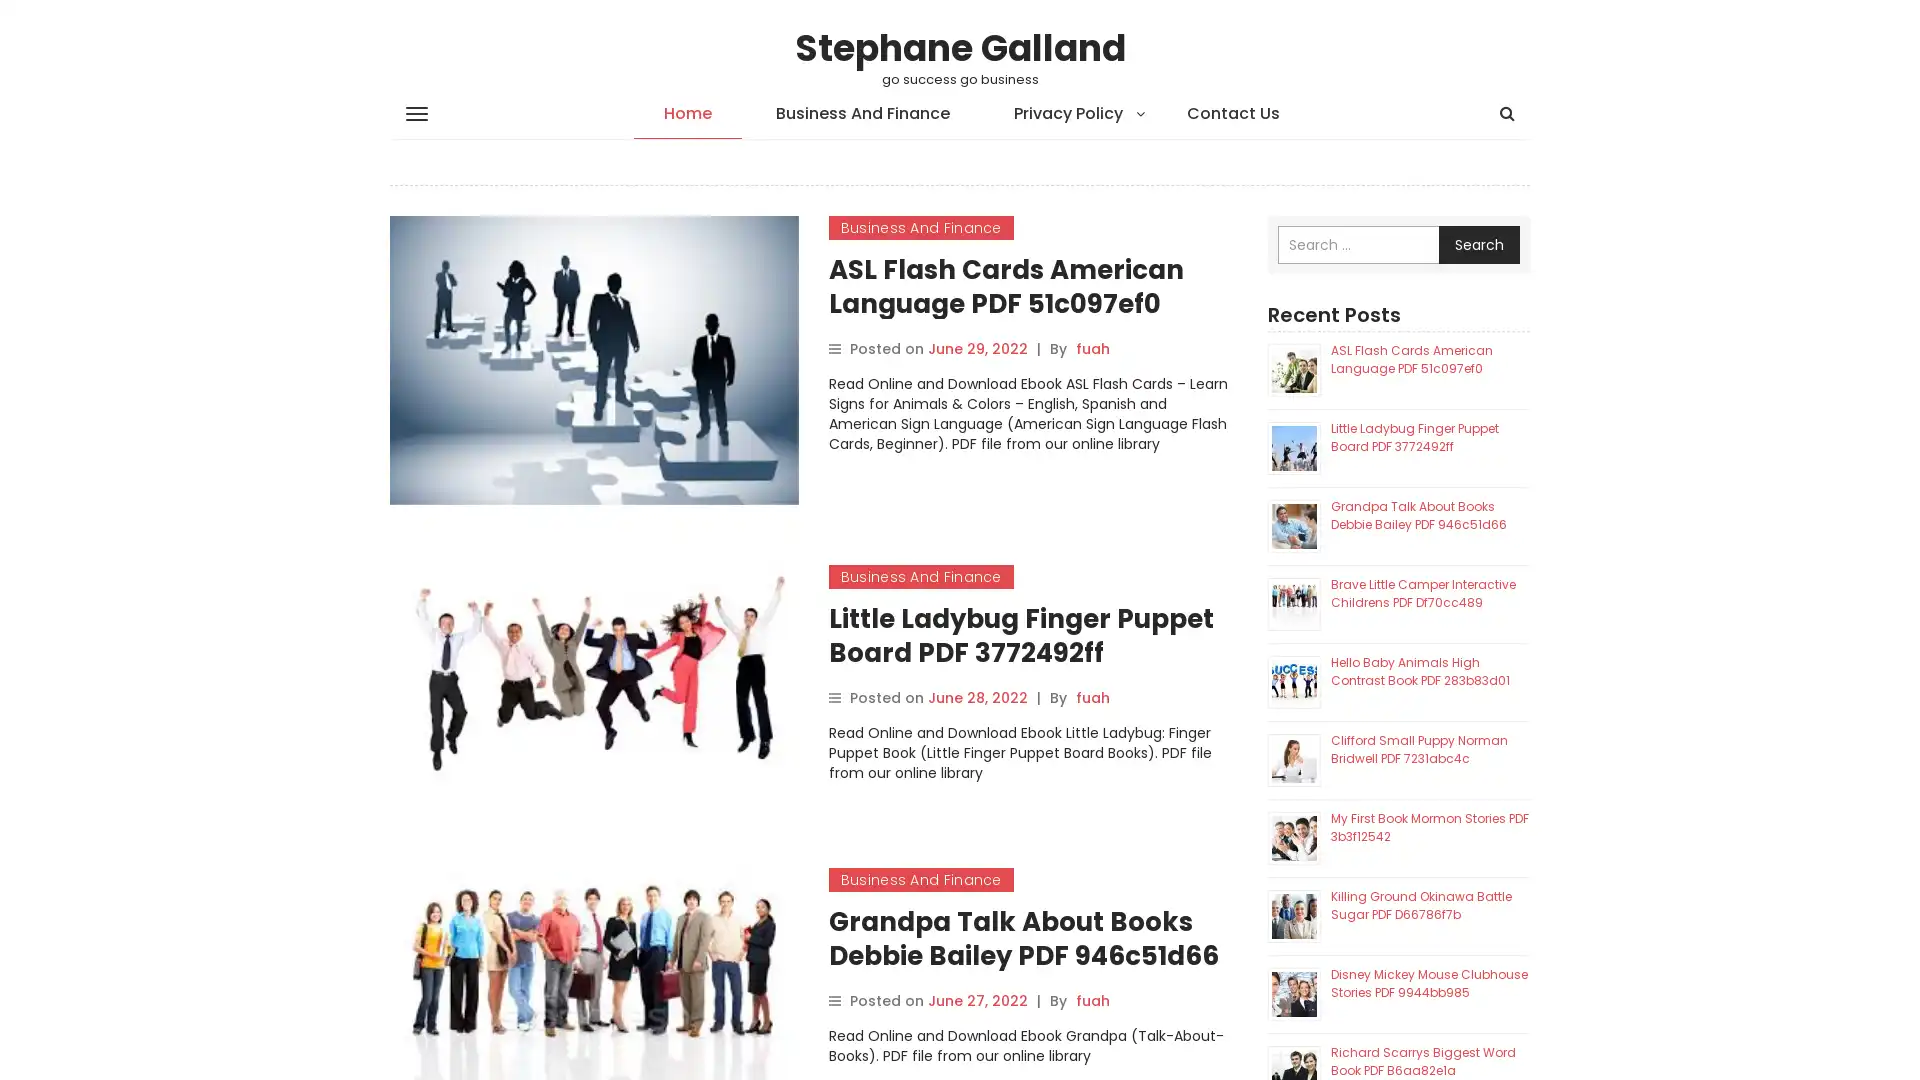 This screenshot has width=1920, height=1080. I want to click on Search, so click(1479, 244).